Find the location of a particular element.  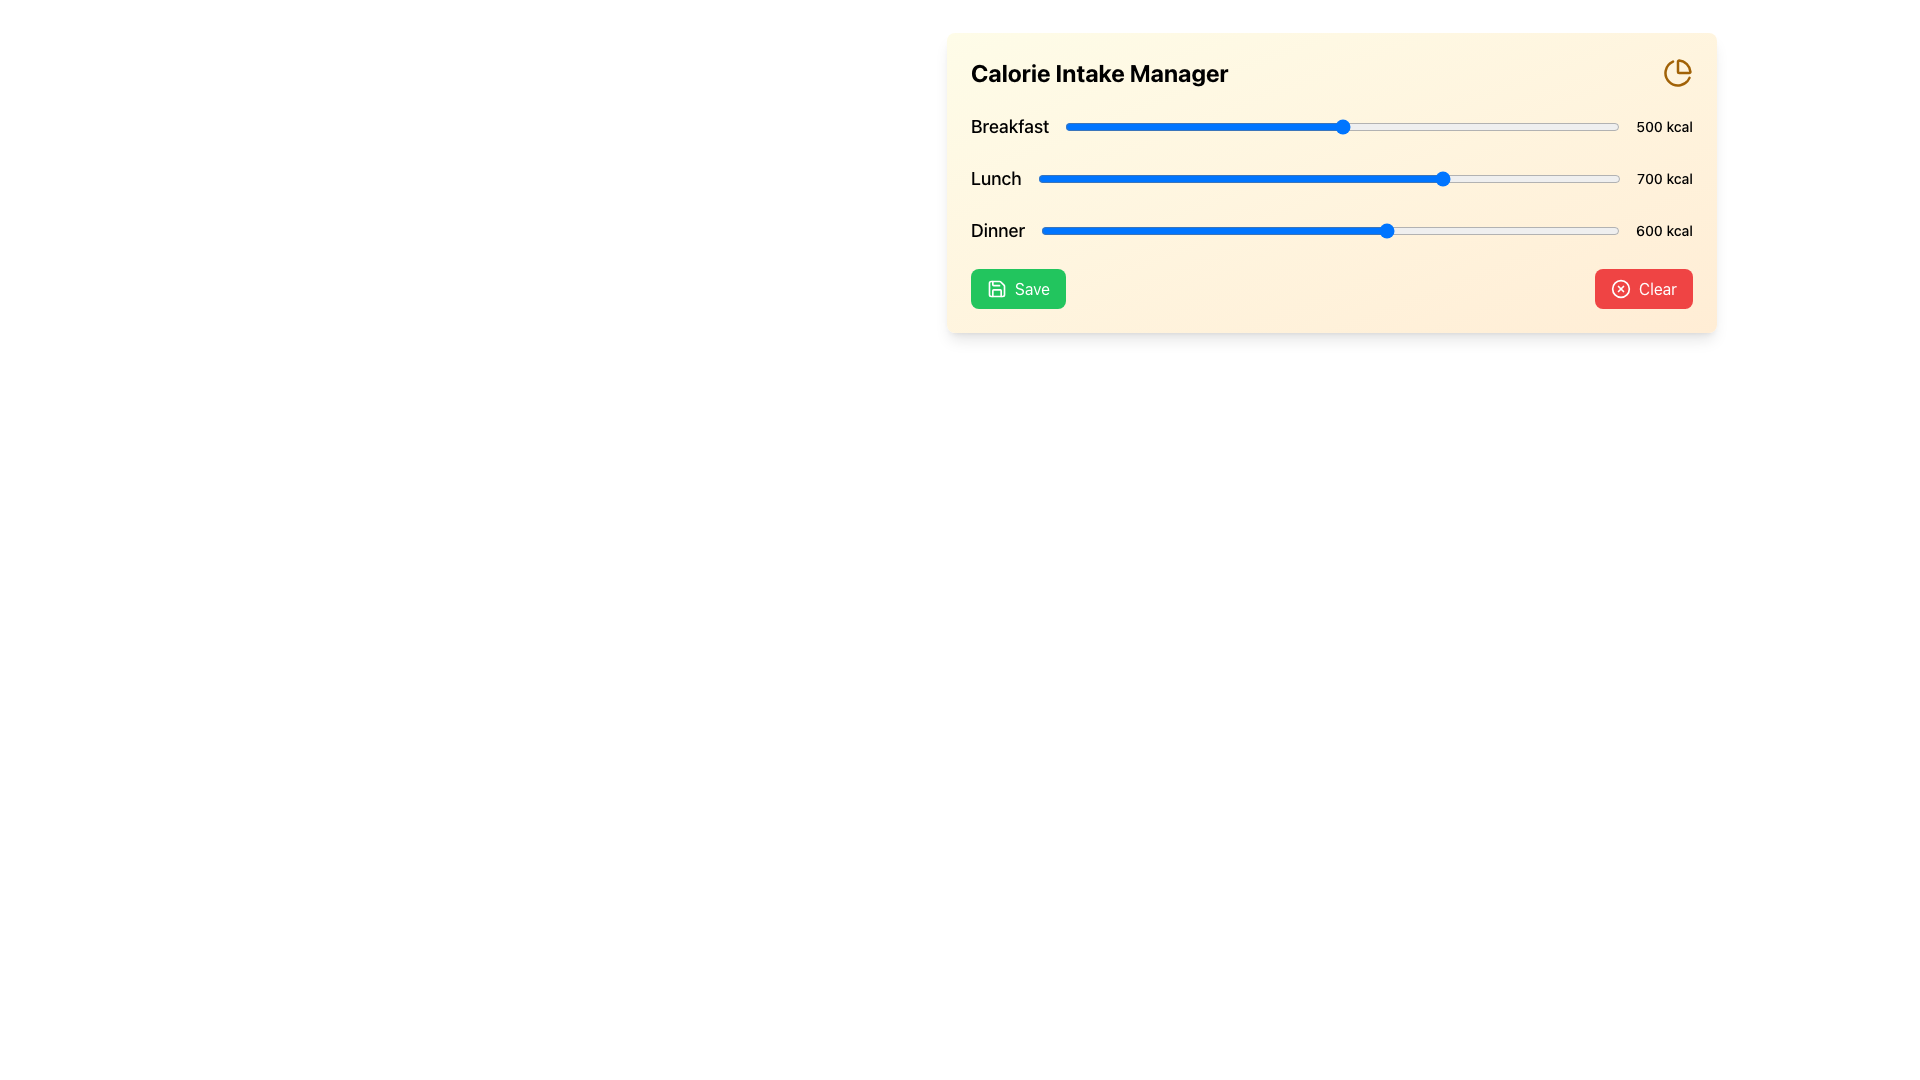

the yellow pie chart segment icon located at the top right corner of the 'Calorie Intake Manager' interface is located at coordinates (1683, 65).